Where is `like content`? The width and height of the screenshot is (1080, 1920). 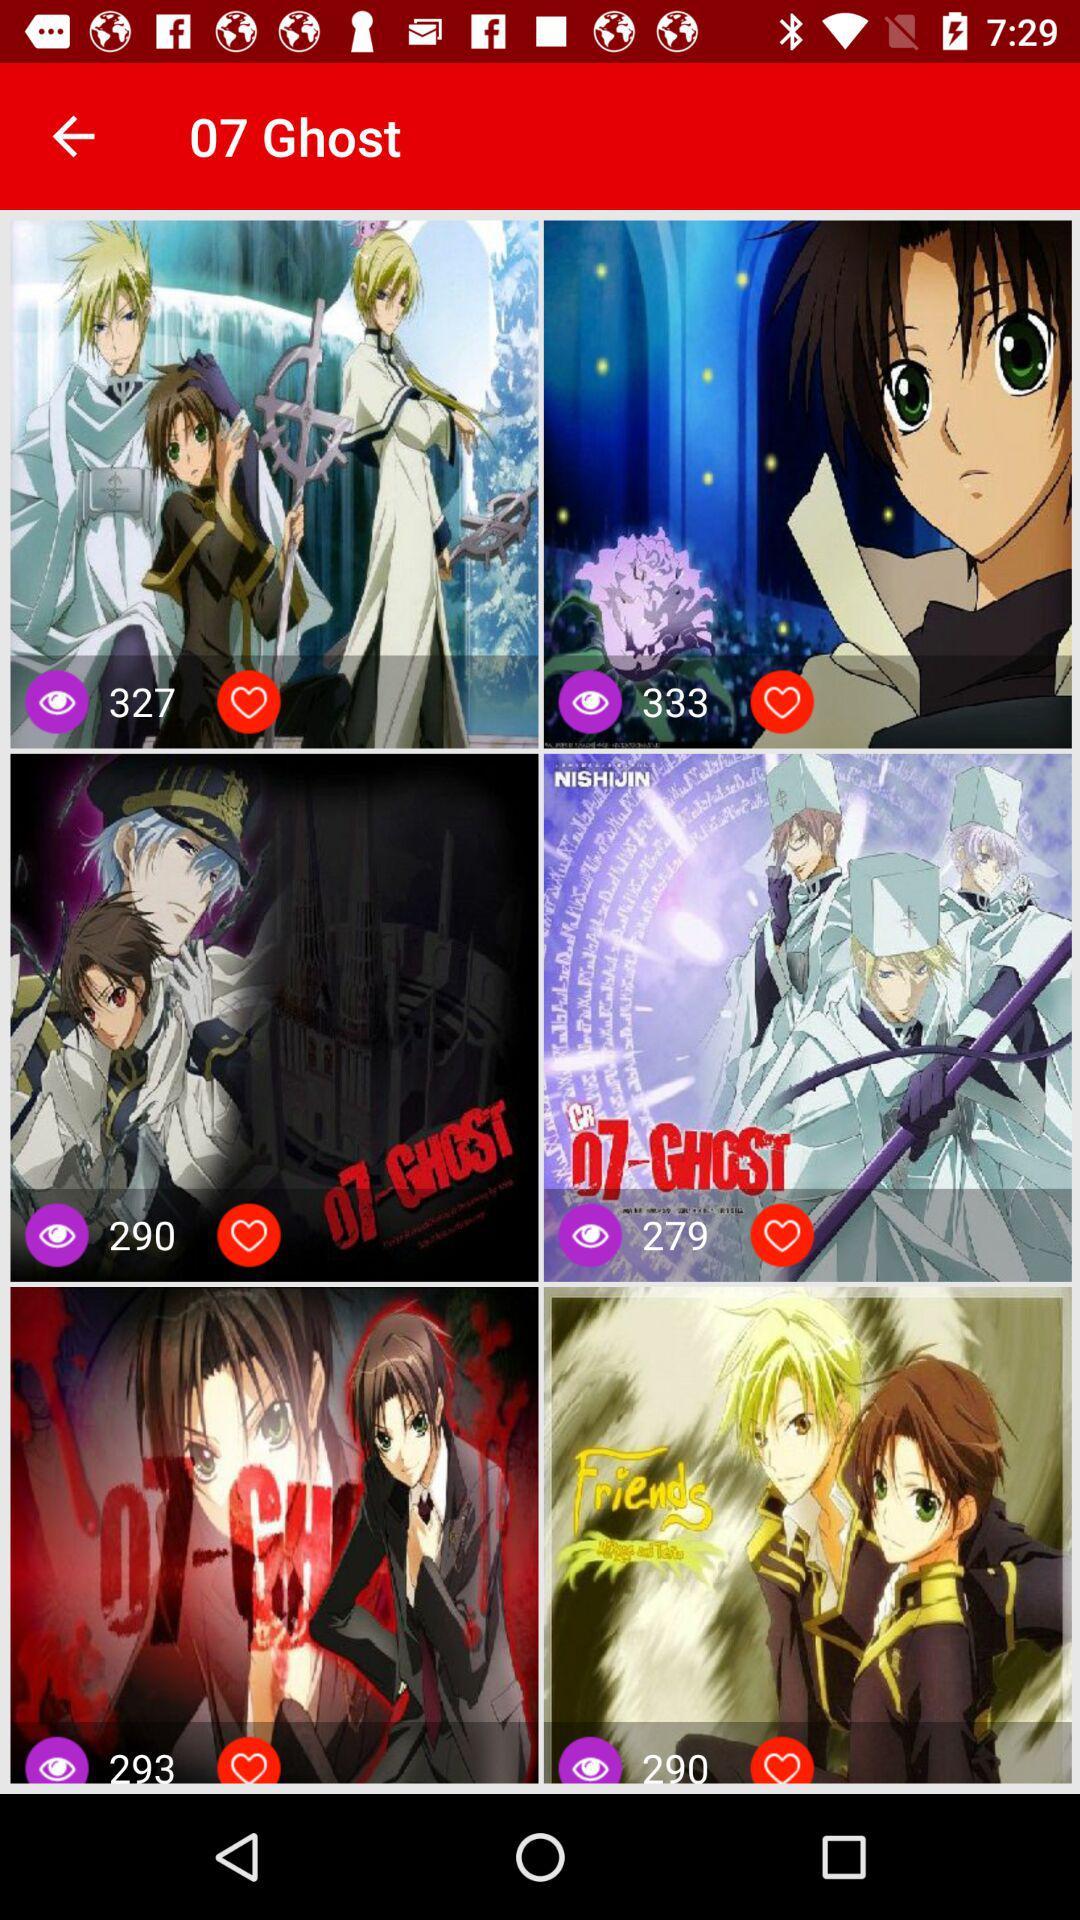 like content is located at coordinates (781, 1234).